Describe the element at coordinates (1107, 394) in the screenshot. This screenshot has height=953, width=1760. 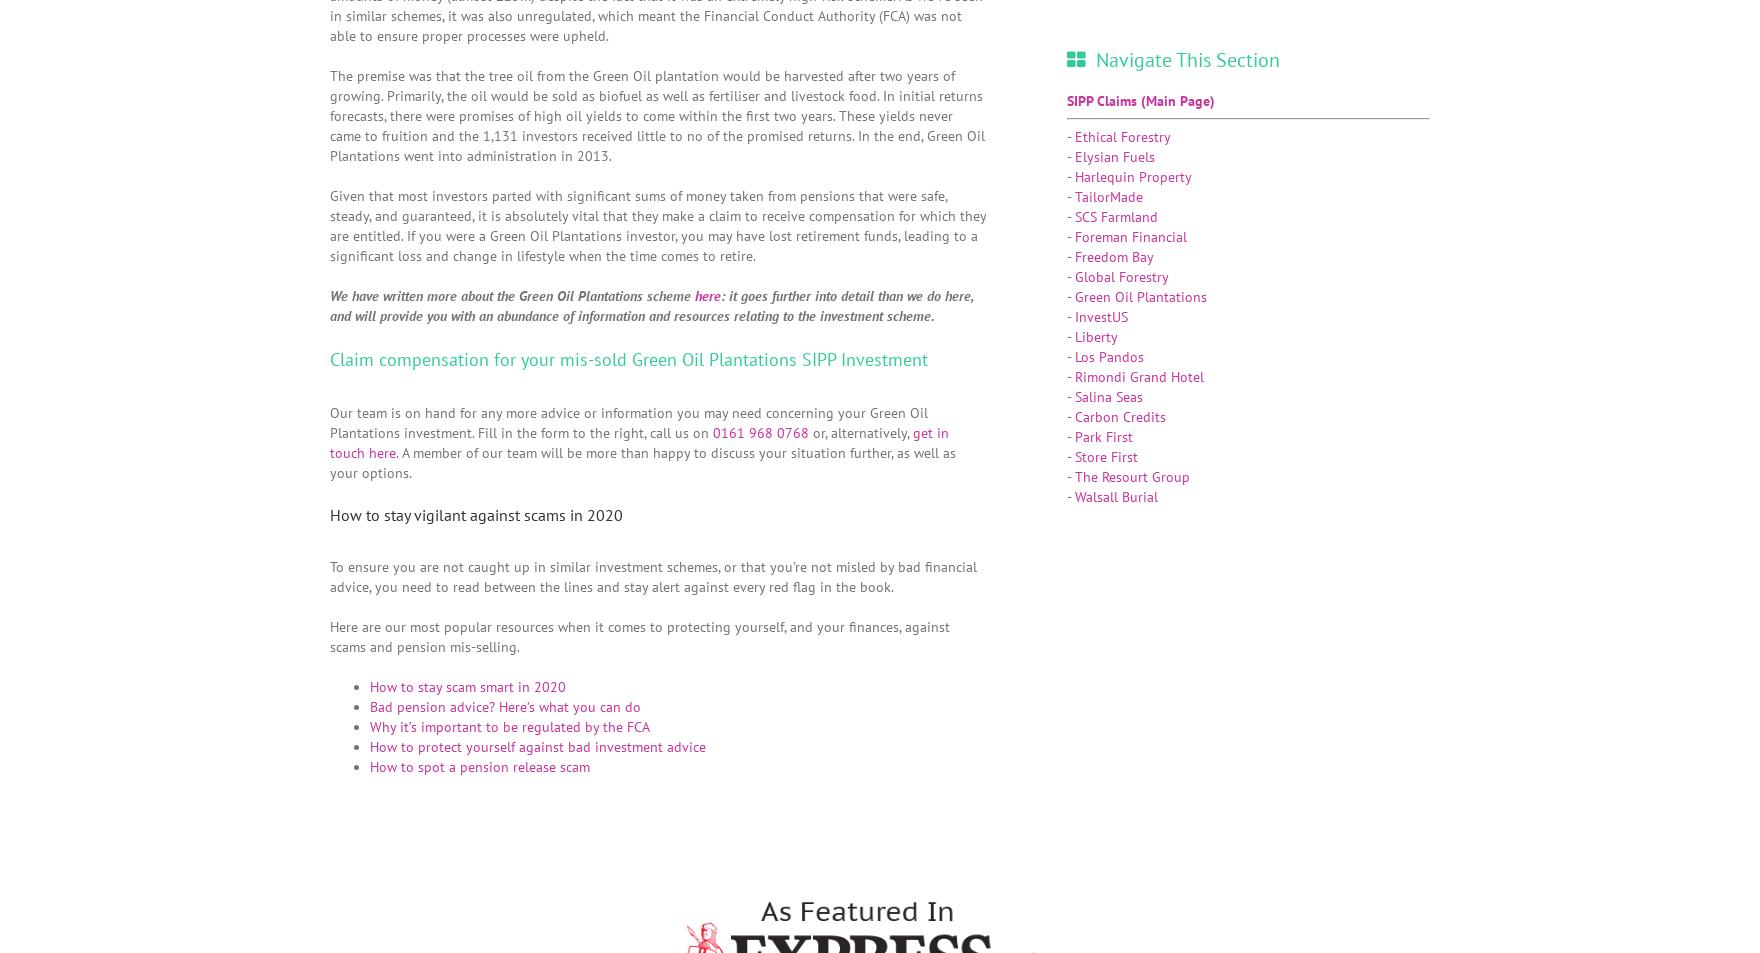
I see `'Salina Seas'` at that location.